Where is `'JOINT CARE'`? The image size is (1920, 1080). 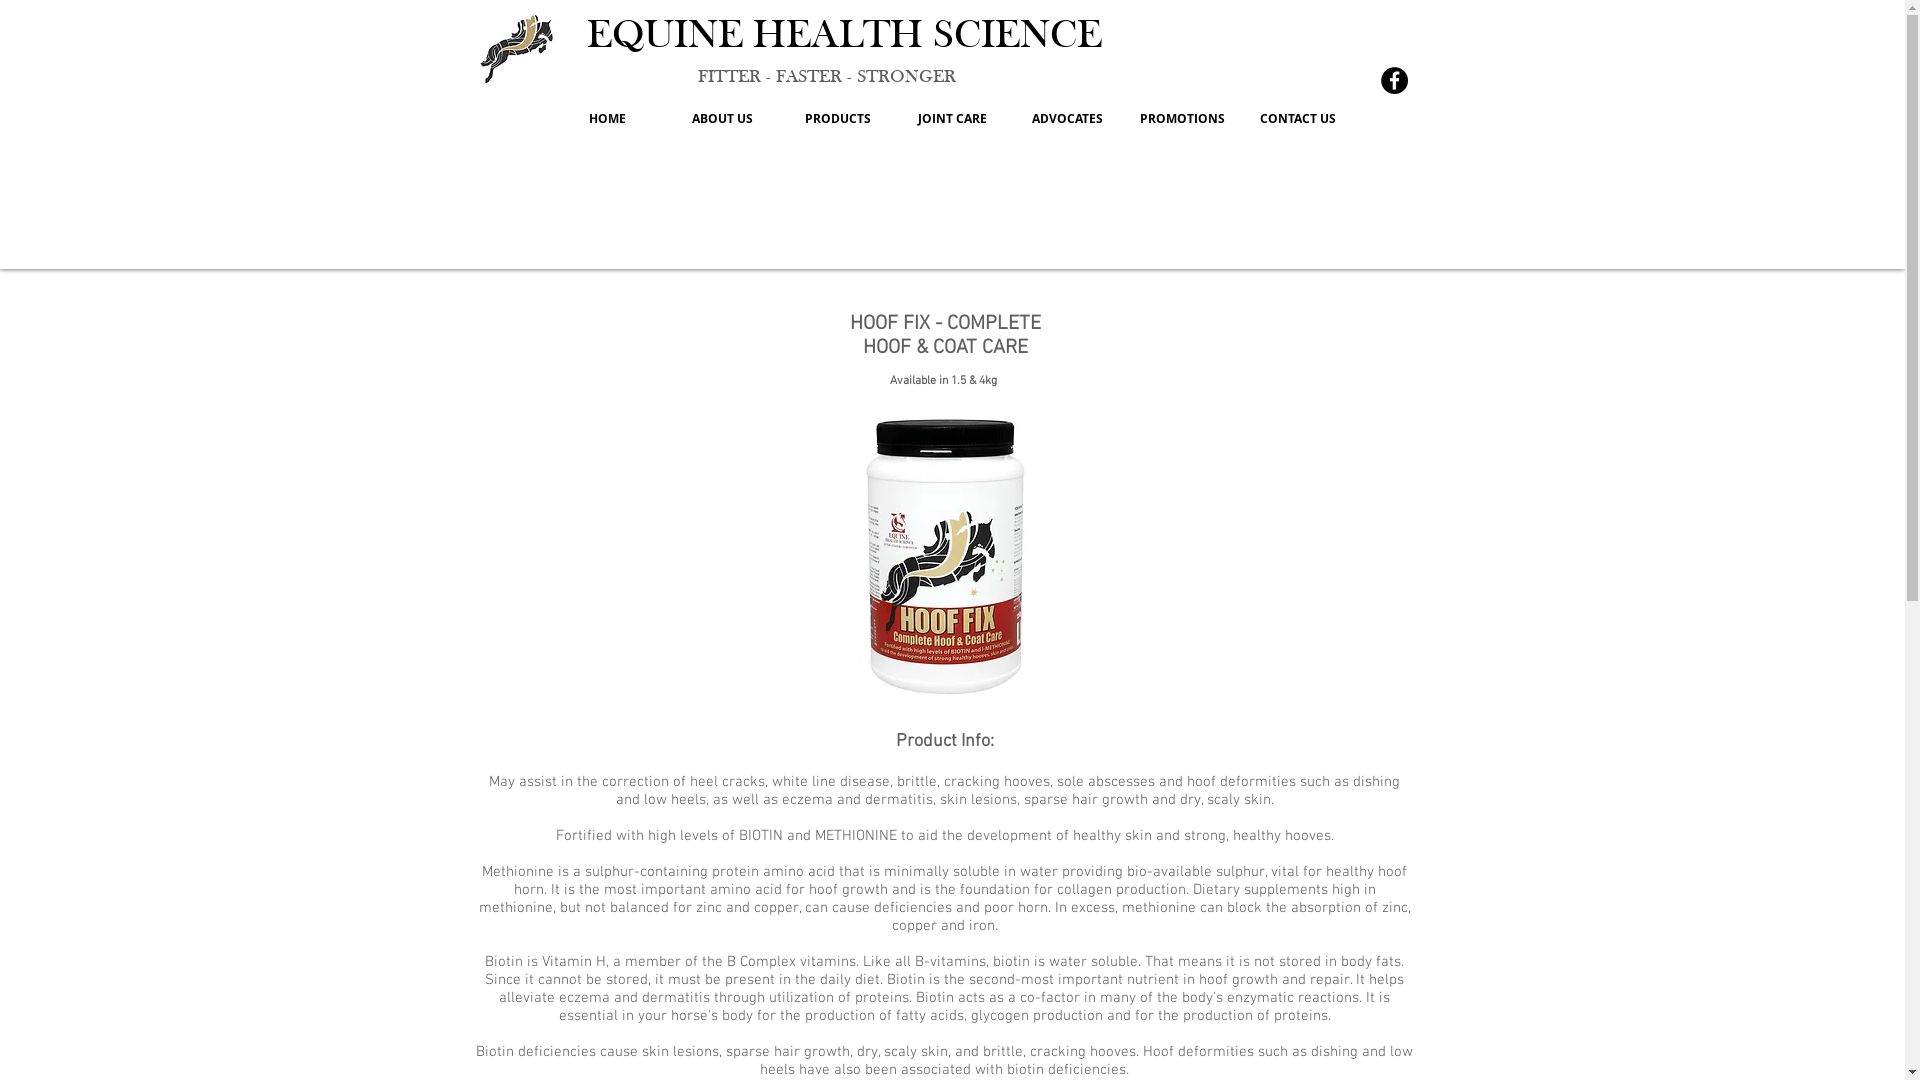 'JOINT CARE' is located at coordinates (951, 119).